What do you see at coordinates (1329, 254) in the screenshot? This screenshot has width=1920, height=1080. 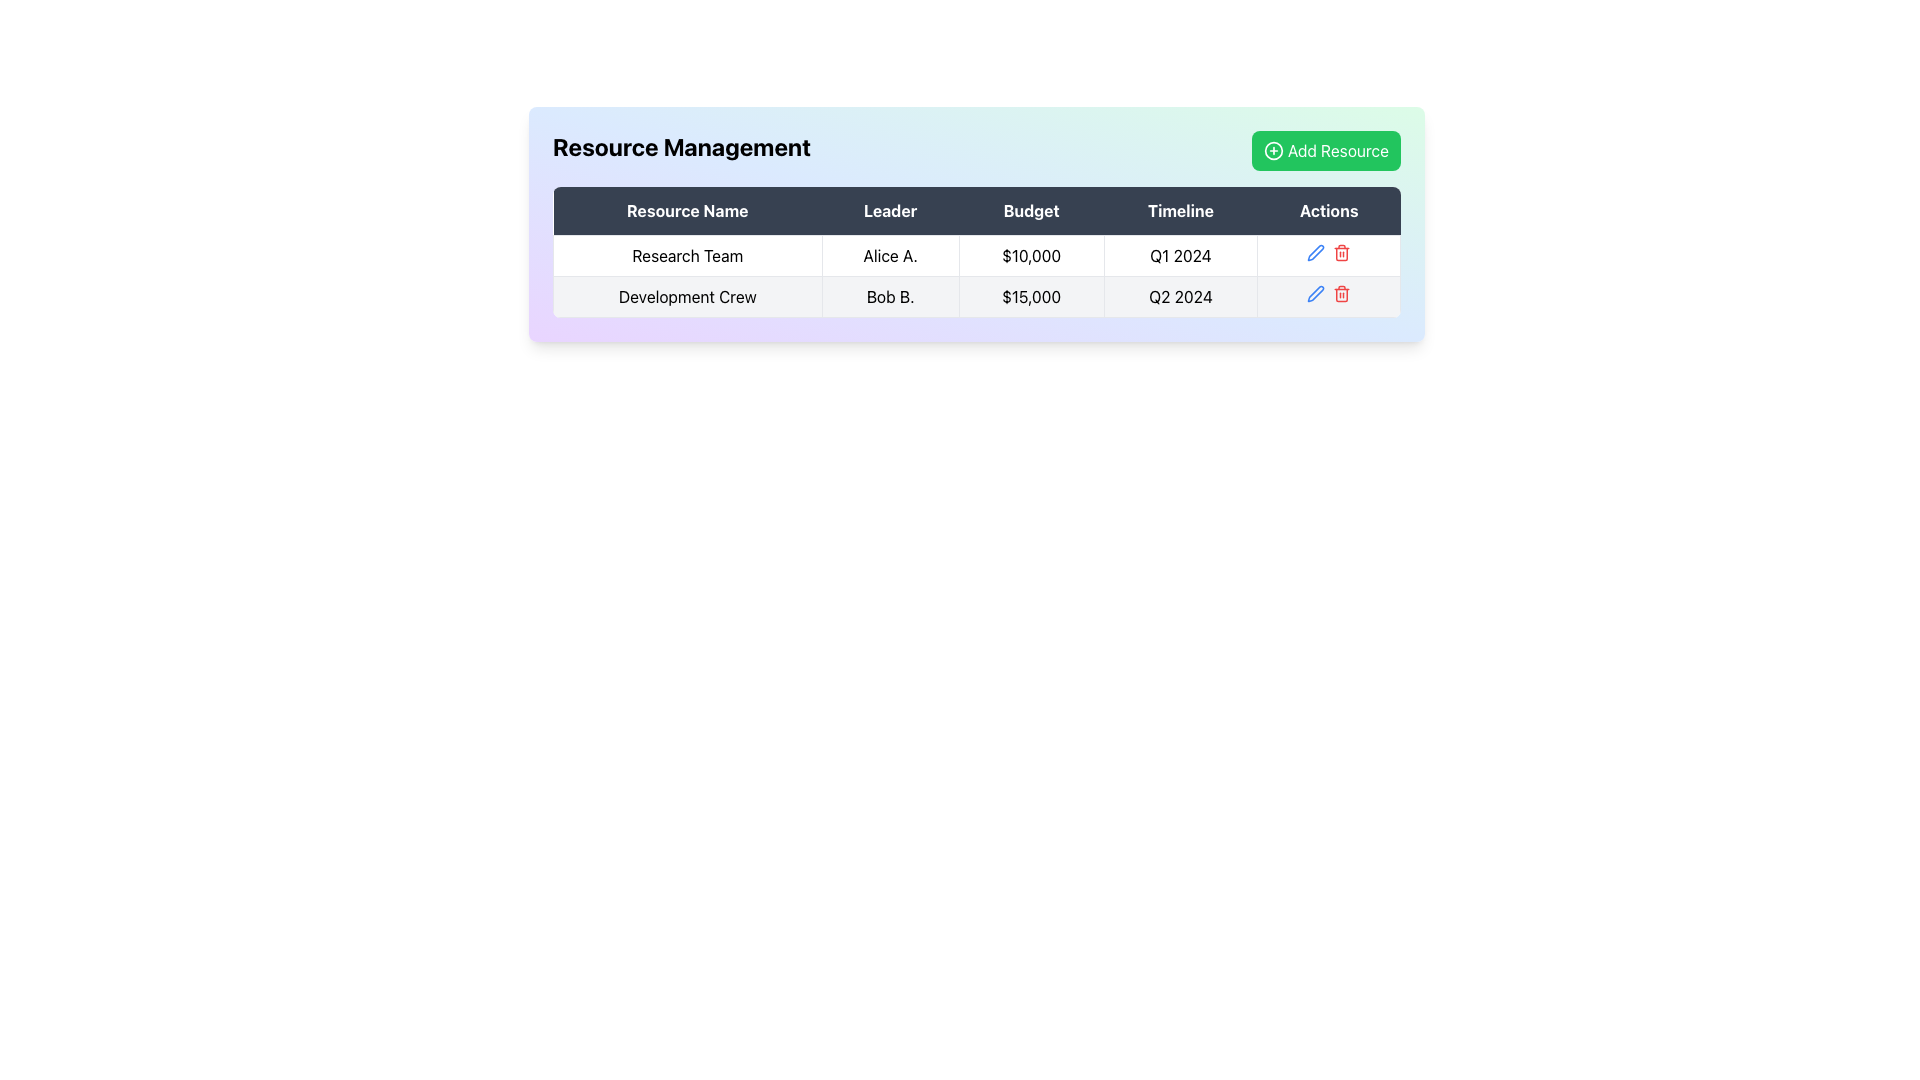 I see `the red trash can icon in the 'Actions' column of the table for the 'Research Team' row` at bounding box center [1329, 254].